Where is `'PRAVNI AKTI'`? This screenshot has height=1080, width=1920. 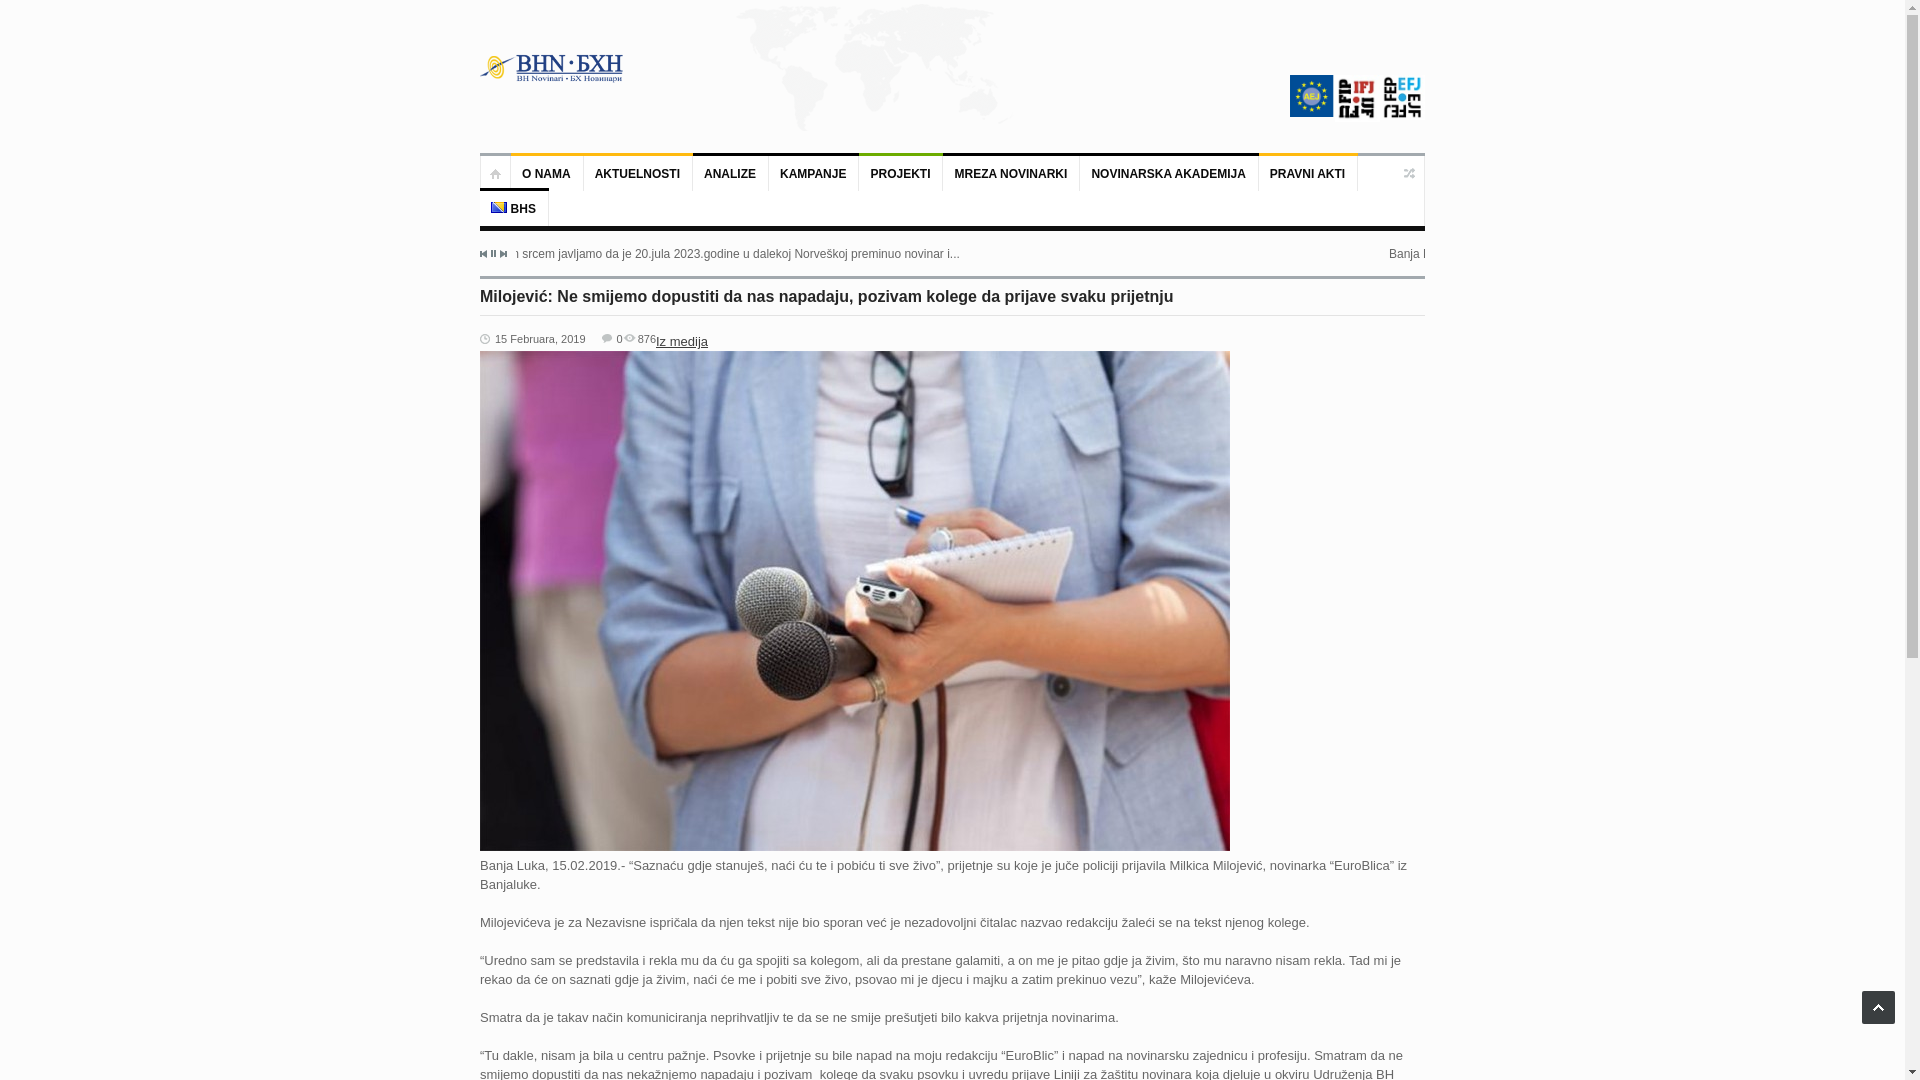 'PRAVNI AKTI' is located at coordinates (1308, 172).